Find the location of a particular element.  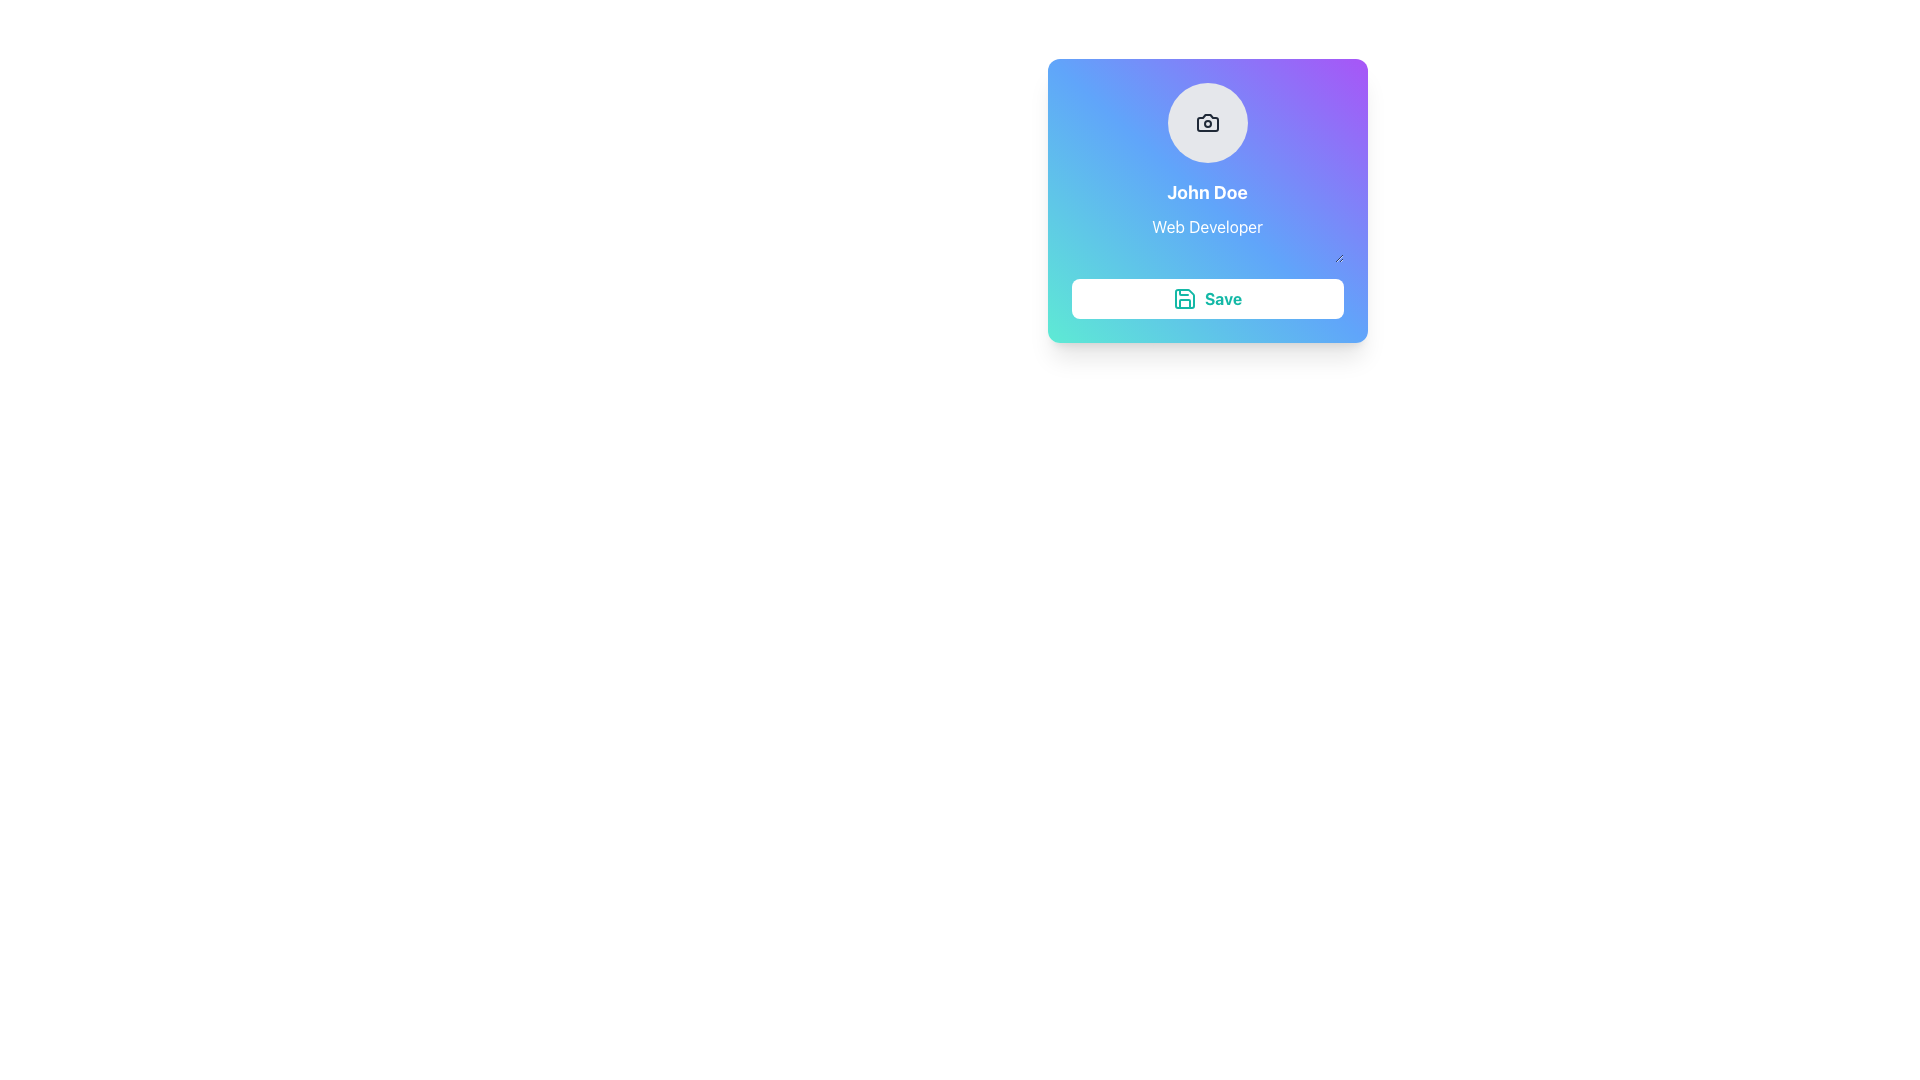

the small camera icon styled with a modern line design, which is located inside a circular gray background above the text 'John Doe' in a gradient purple and blue card element is located at coordinates (1206, 123).